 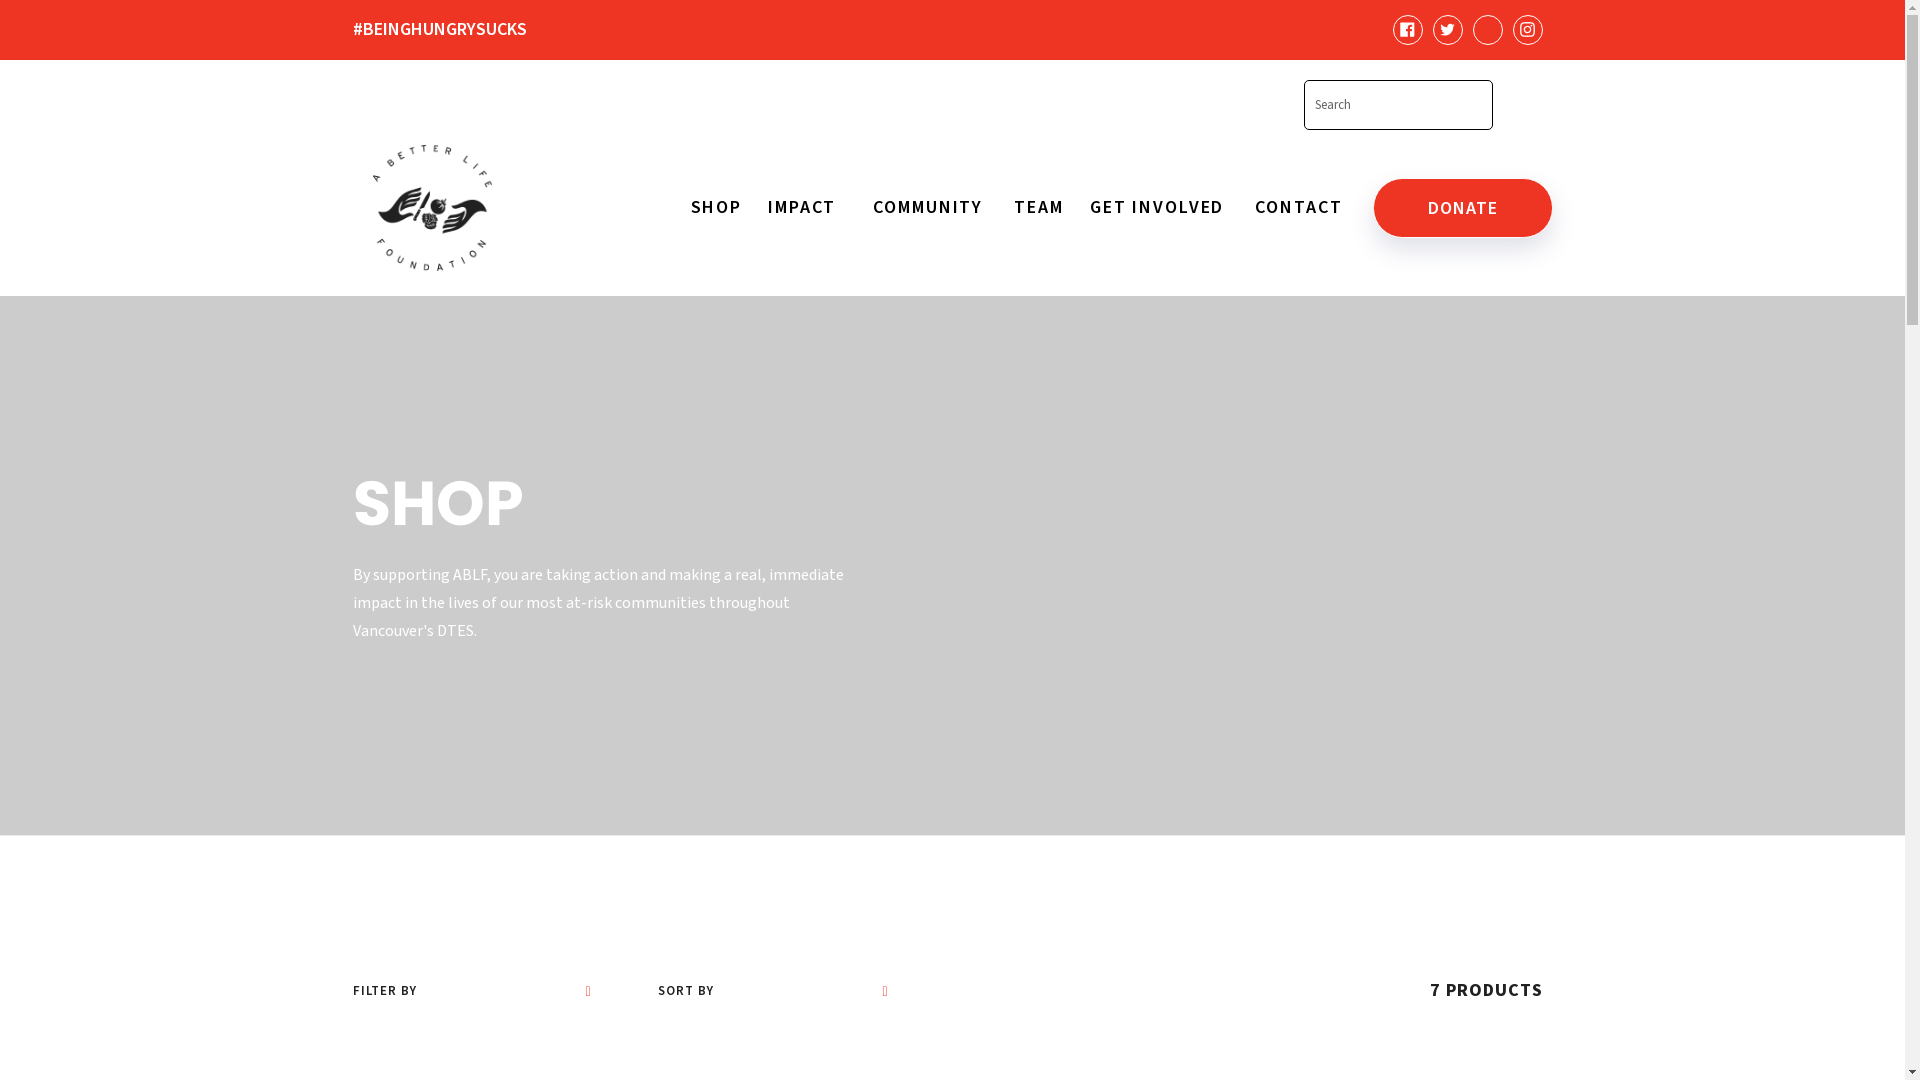 What do you see at coordinates (1462, 208) in the screenshot?
I see `'DONATE'` at bounding box center [1462, 208].